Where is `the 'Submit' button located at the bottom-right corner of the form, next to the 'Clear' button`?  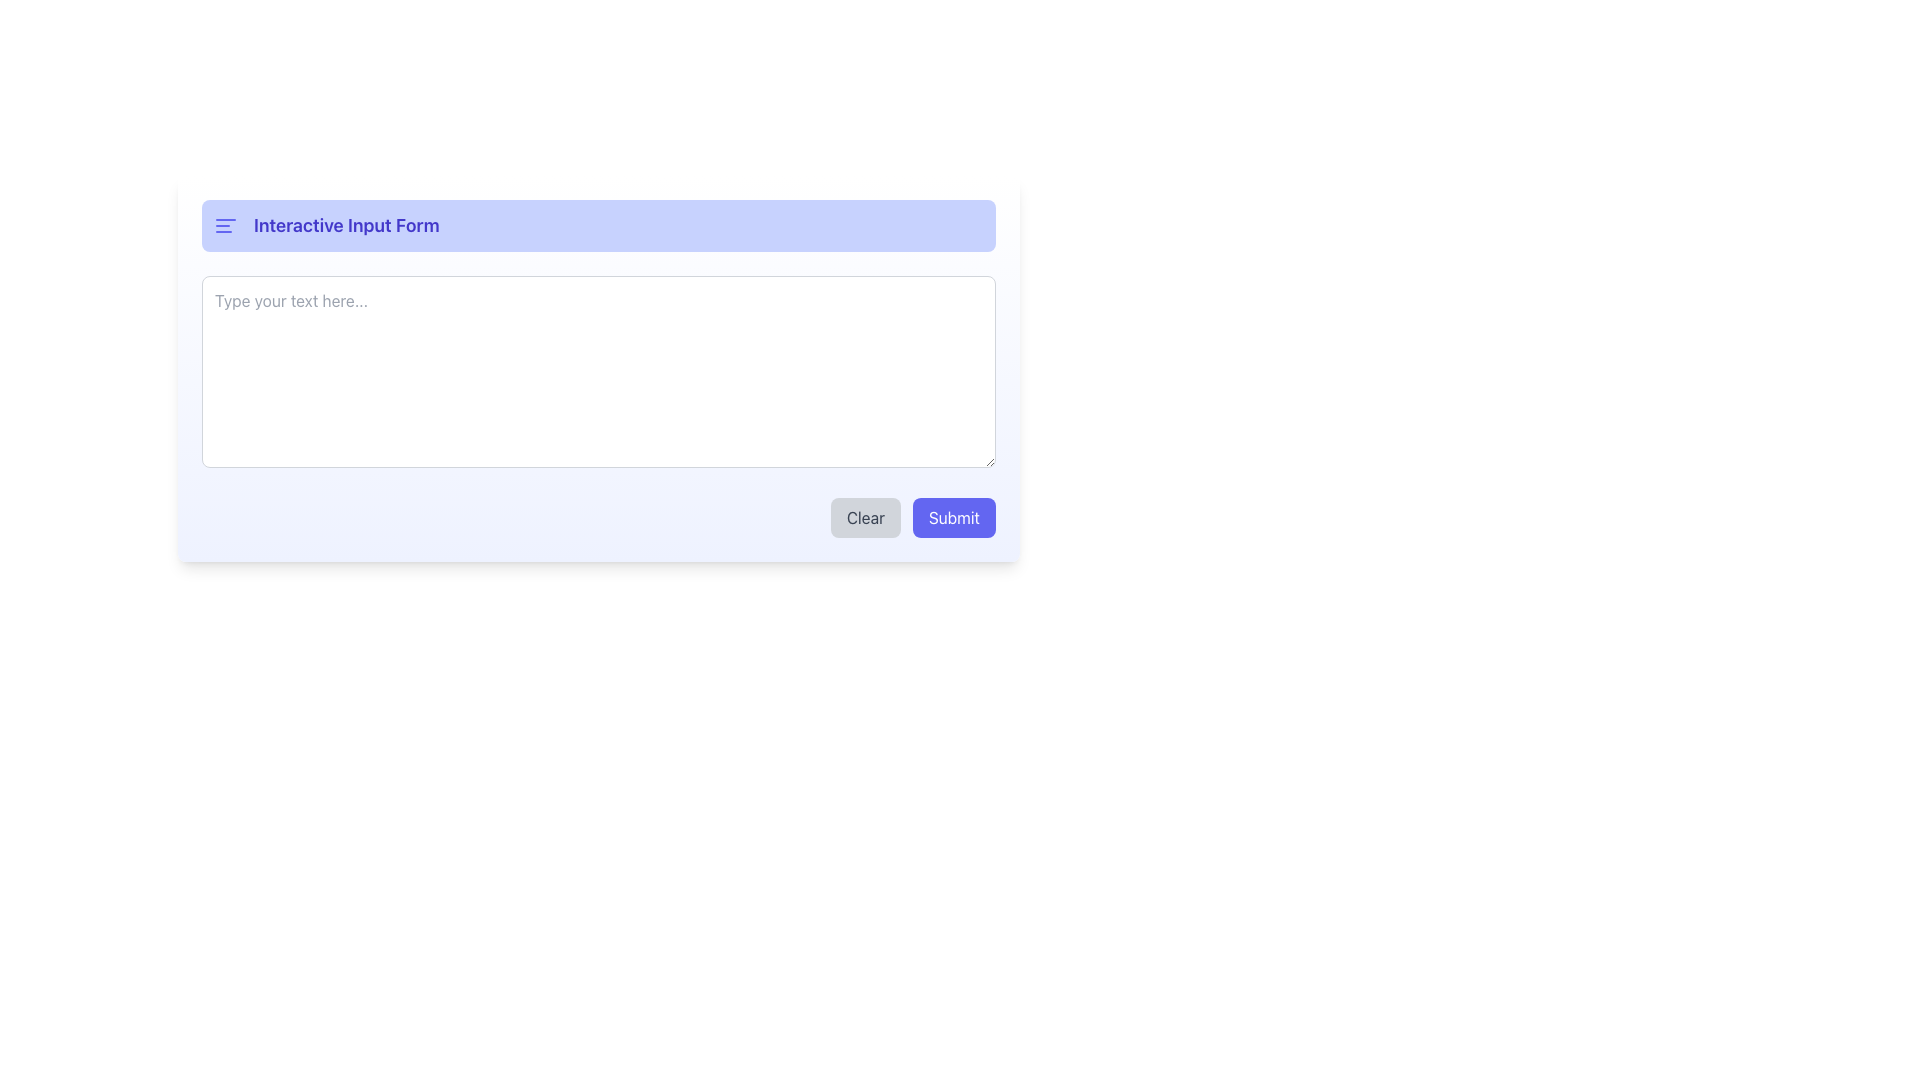 the 'Submit' button located at the bottom-right corner of the form, next to the 'Clear' button is located at coordinates (953, 516).